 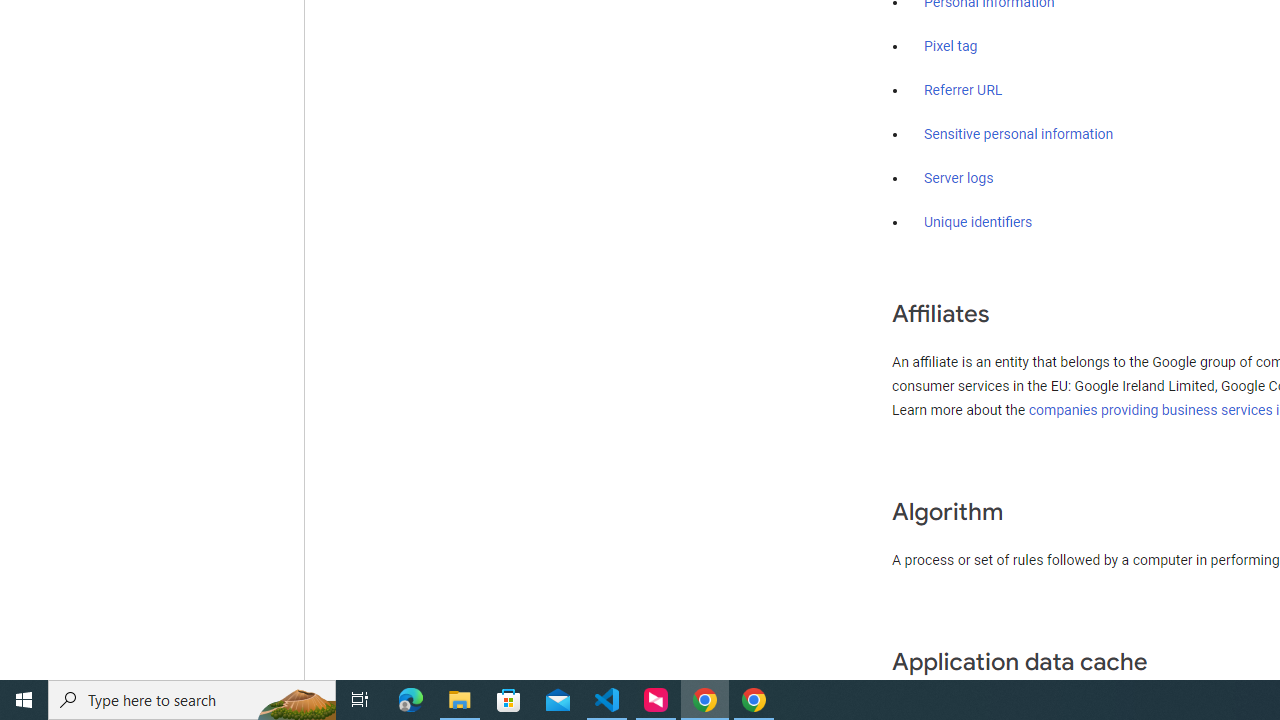 I want to click on 'Server logs', so click(x=958, y=177).